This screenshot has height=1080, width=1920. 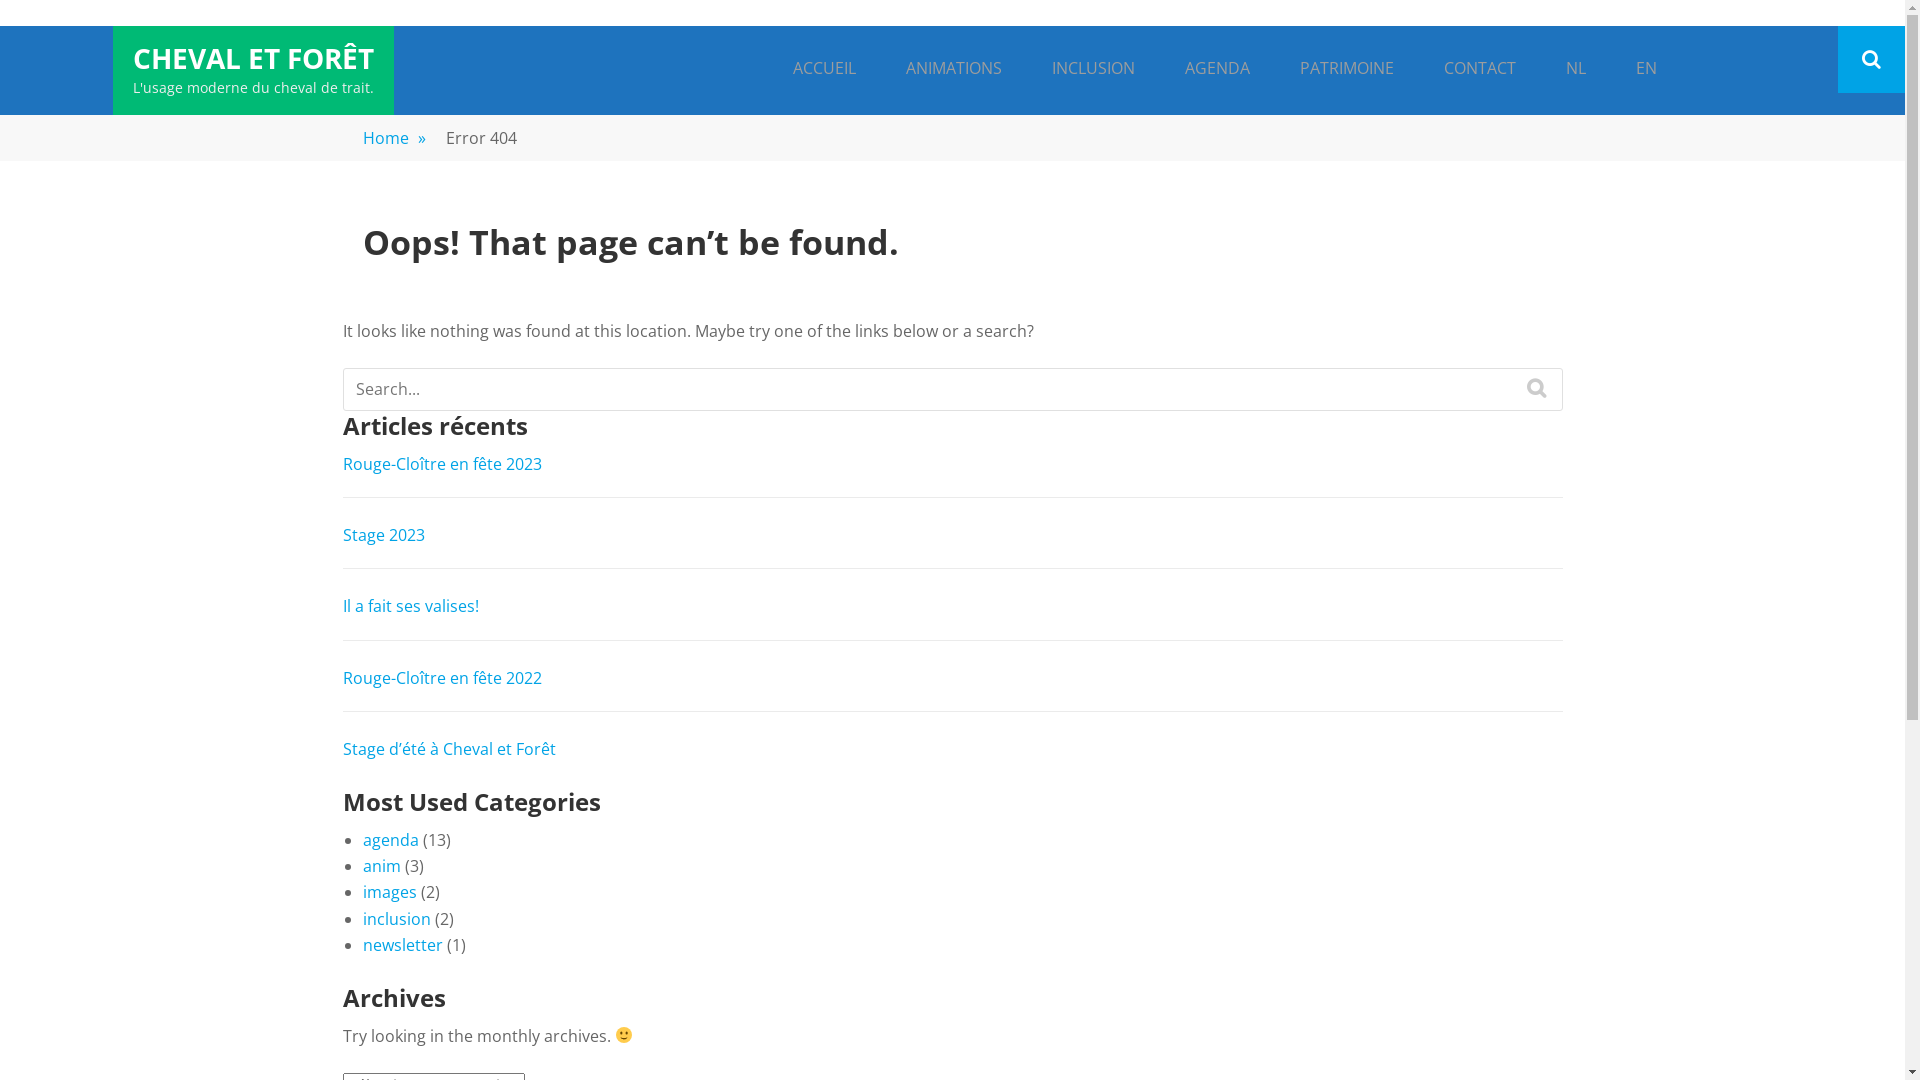 I want to click on 'Il a fait ses valises!', so click(x=408, y=604).